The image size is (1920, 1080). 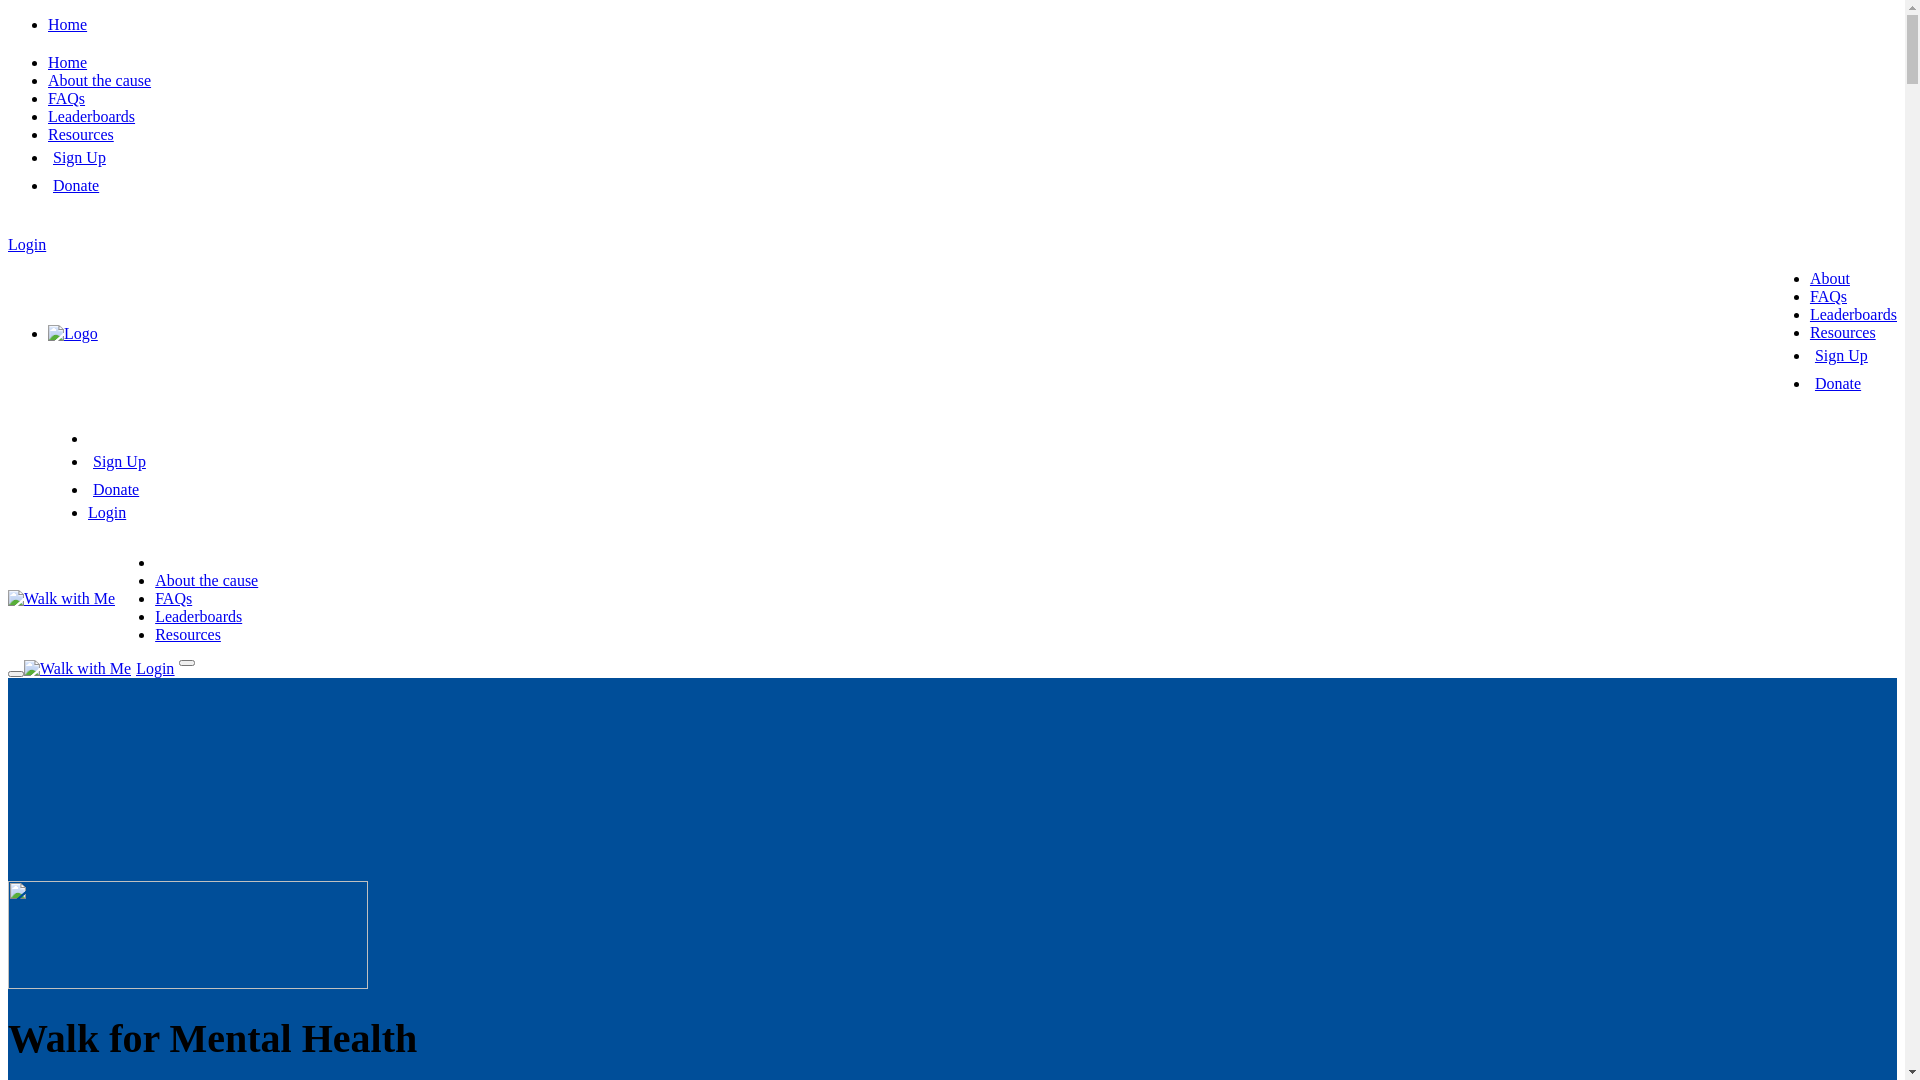 What do you see at coordinates (91, 489) in the screenshot?
I see `'Donate'` at bounding box center [91, 489].